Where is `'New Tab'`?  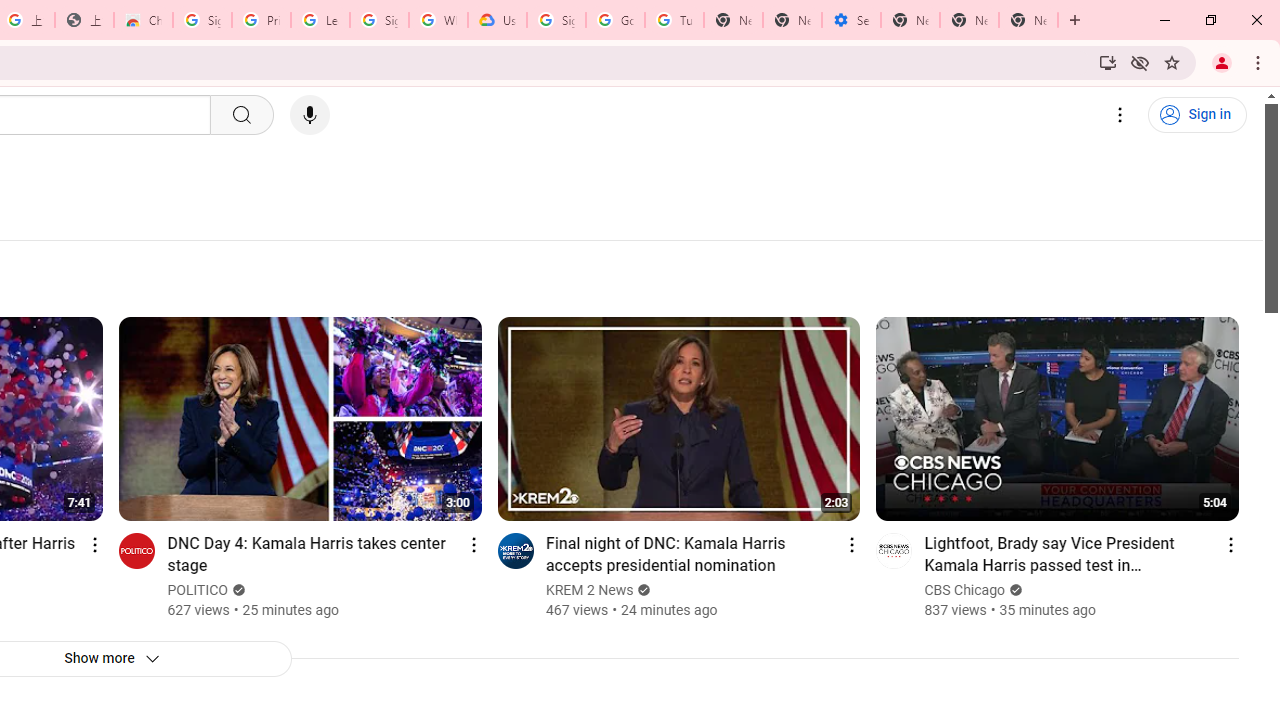 'New Tab' is located at coordinates (1028, 20).